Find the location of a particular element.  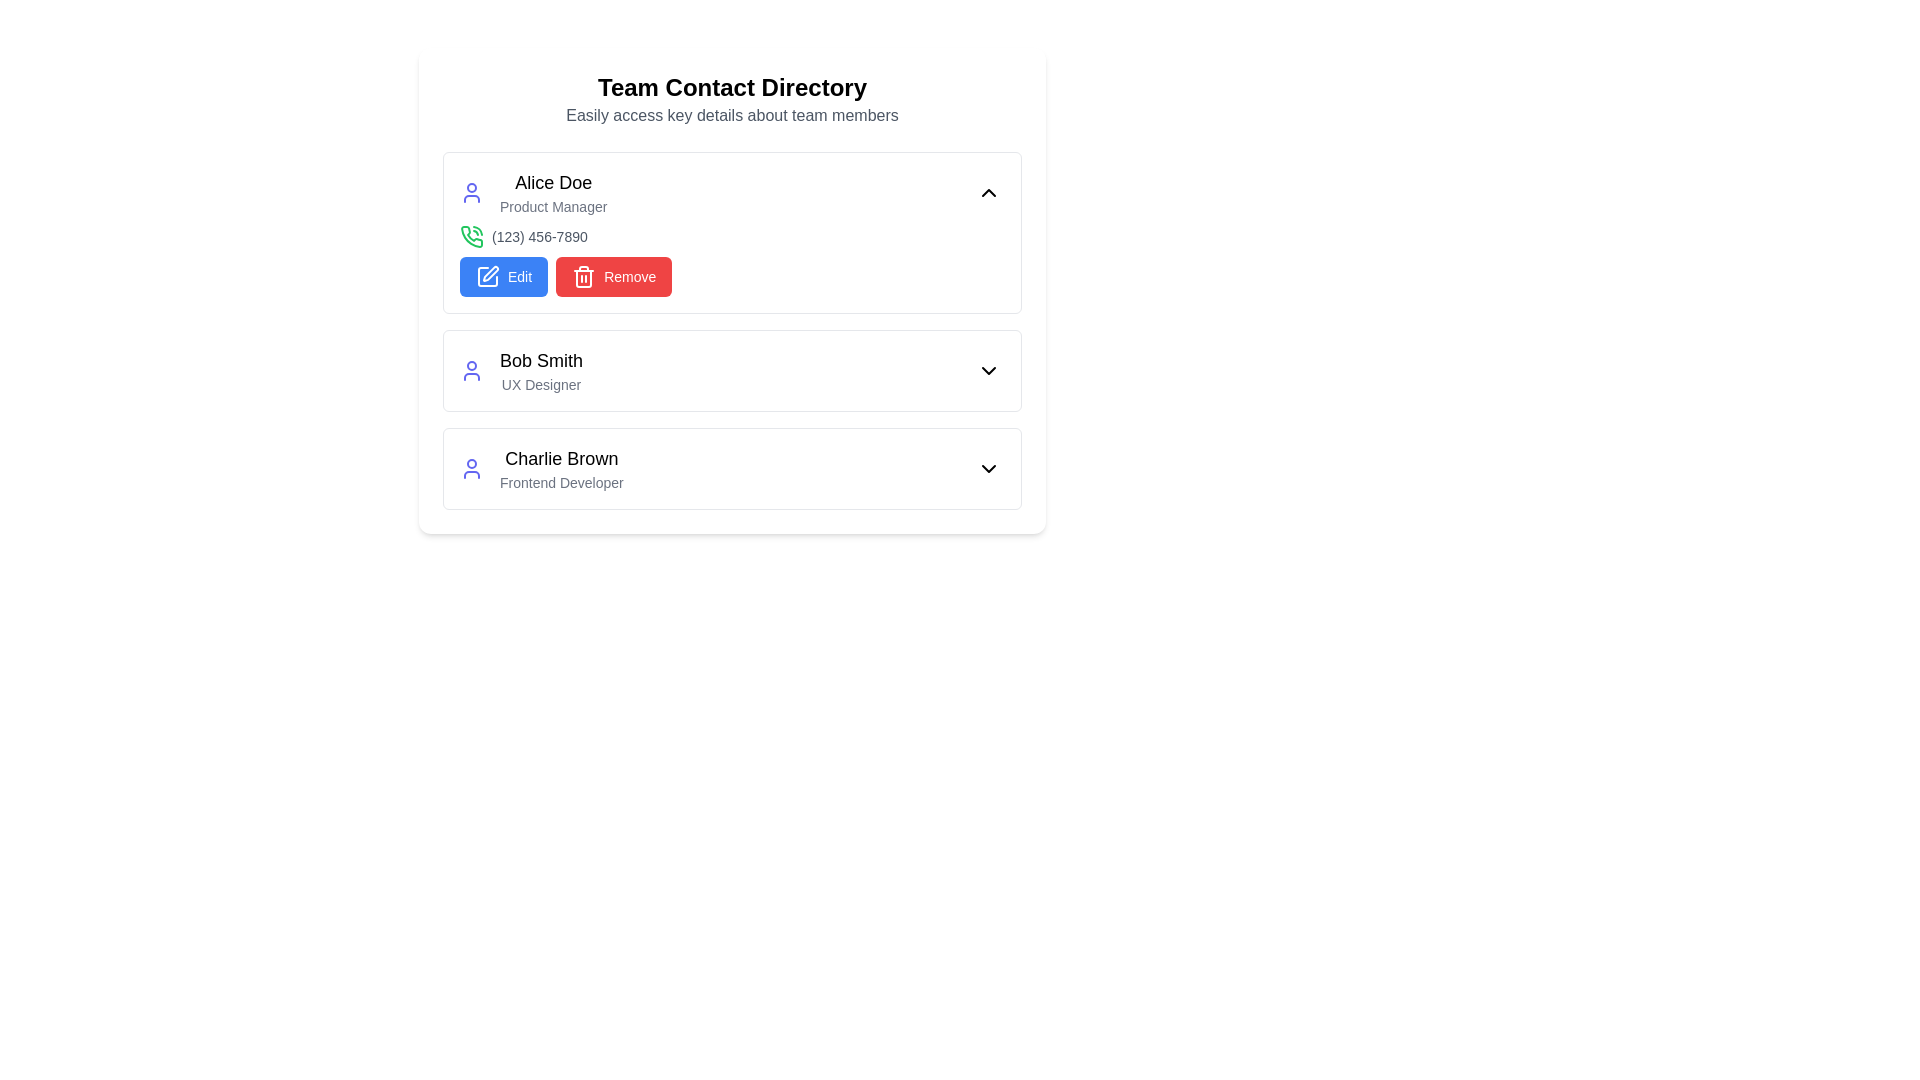

the edit icon located on the leftmost side of the 'Edit' button, which is positioned below the details of 'Alice Doe' in the interface panel is located at coordinates (488, 277).